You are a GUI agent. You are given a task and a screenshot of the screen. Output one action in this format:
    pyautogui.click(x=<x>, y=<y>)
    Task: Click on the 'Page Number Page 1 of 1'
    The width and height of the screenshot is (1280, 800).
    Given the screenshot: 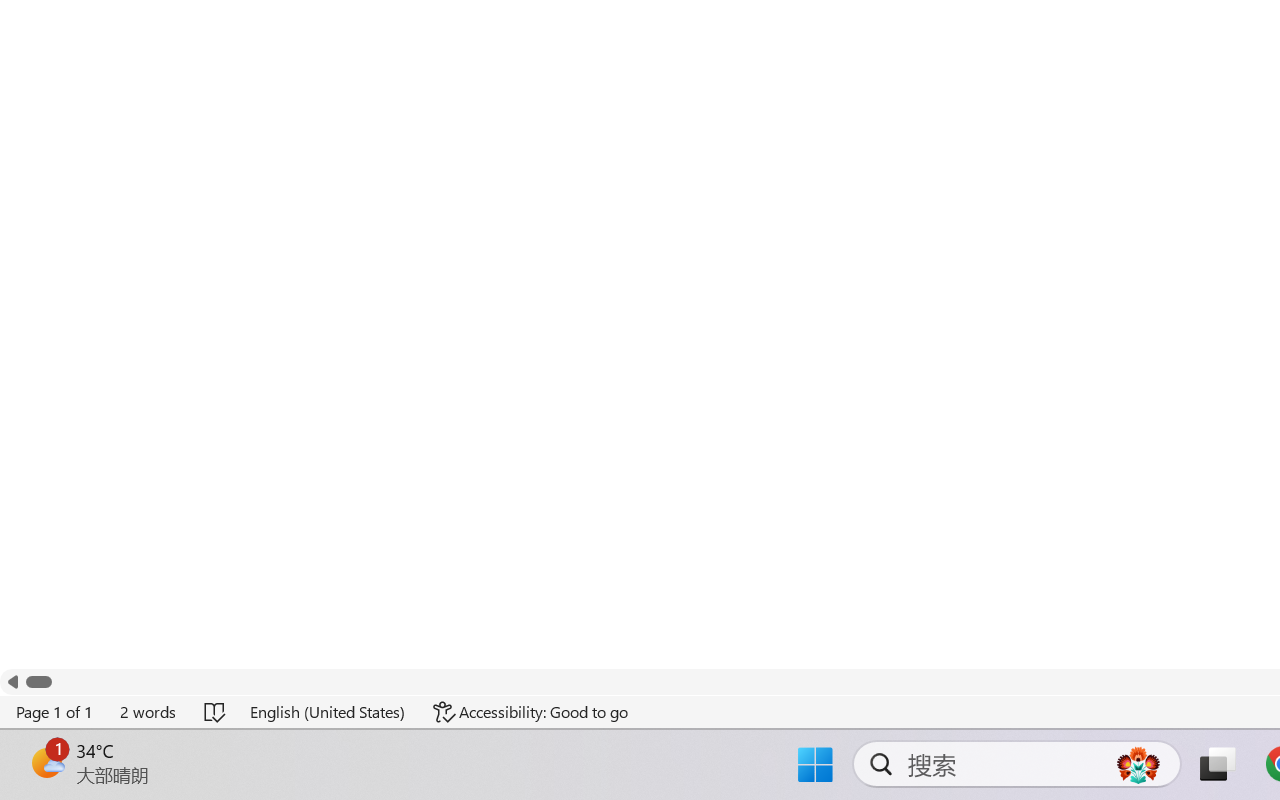 What is the action you would take?
    pyautogui.click(x=55, y=711)
    